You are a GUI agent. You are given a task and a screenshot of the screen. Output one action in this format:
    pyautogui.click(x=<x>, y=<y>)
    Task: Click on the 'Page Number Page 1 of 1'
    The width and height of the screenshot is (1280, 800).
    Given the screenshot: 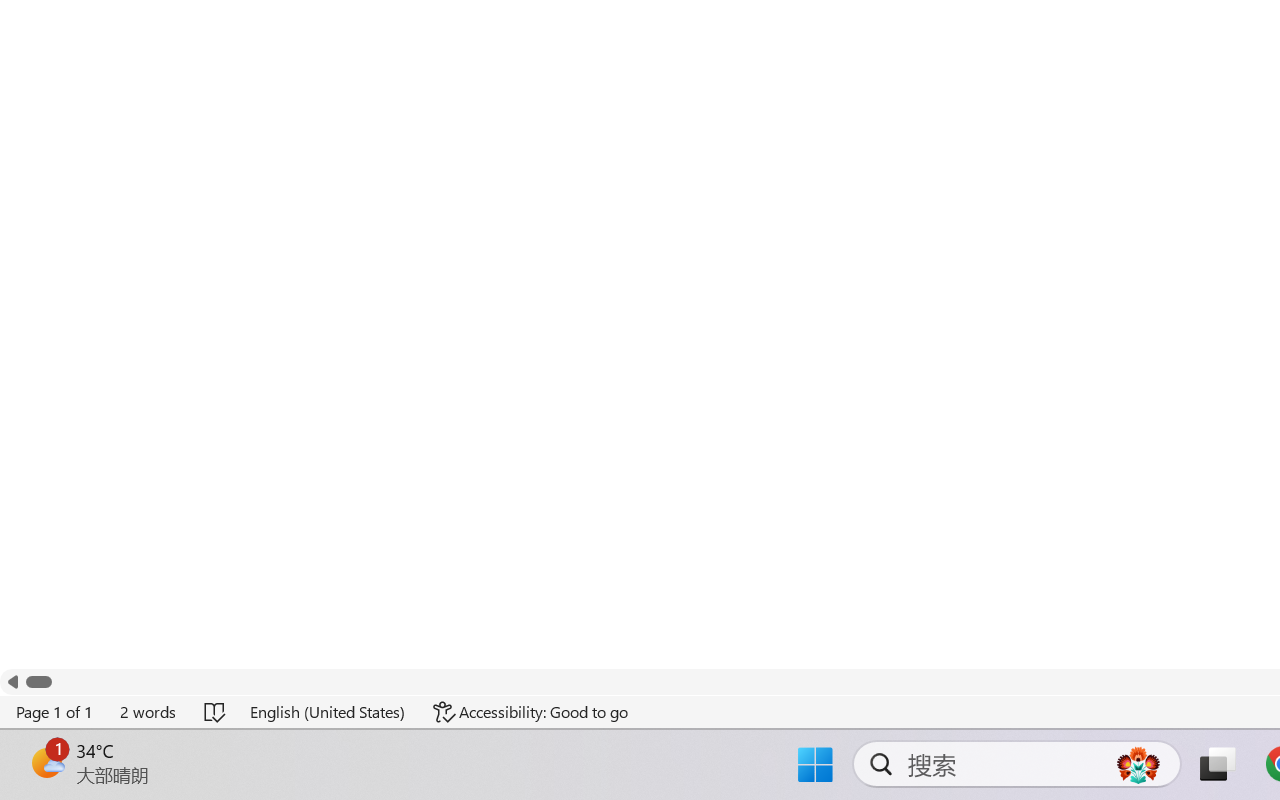 What is the action you would take?
    pyautogui.click(x=55, y=711)
    